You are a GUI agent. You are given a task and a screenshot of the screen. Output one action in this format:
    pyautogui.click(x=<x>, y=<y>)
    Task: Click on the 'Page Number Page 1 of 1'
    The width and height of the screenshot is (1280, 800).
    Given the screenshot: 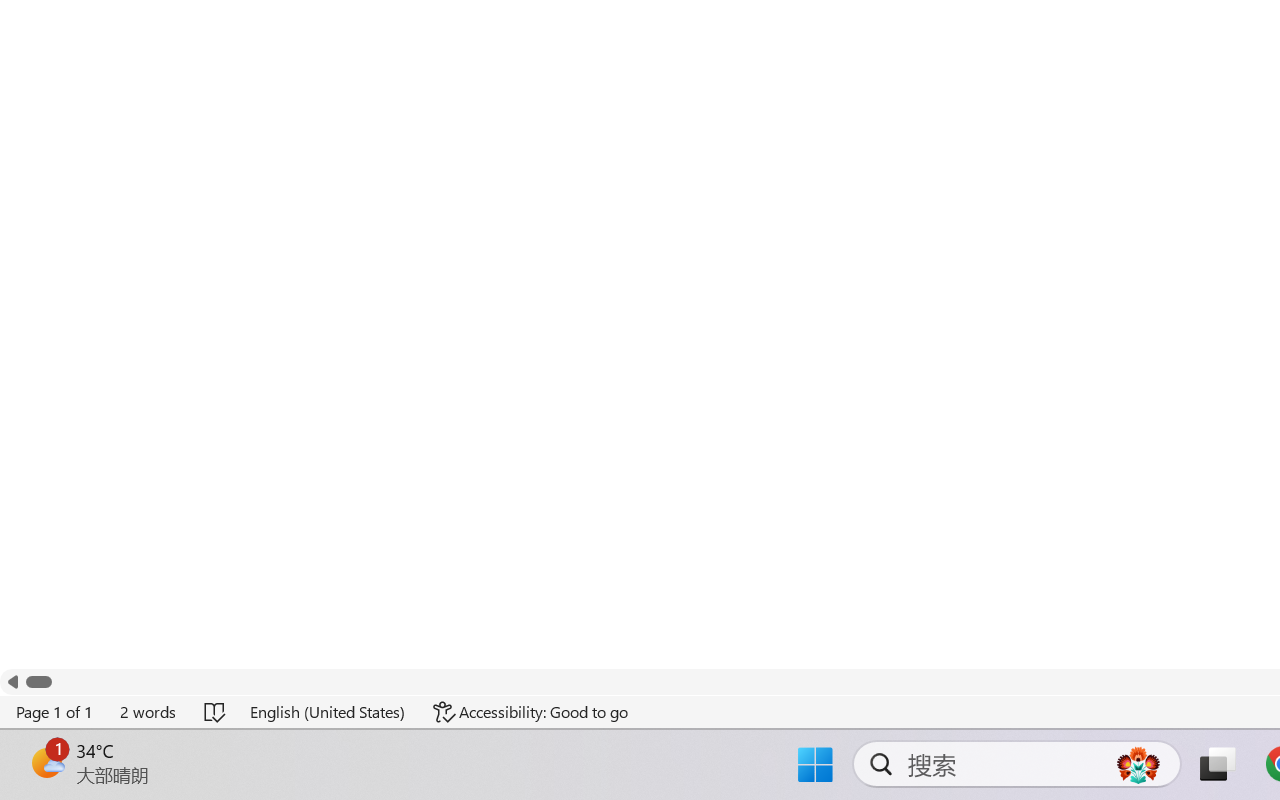 What is the action you would take?
    pyautogui.click(x=55, y=711)
    